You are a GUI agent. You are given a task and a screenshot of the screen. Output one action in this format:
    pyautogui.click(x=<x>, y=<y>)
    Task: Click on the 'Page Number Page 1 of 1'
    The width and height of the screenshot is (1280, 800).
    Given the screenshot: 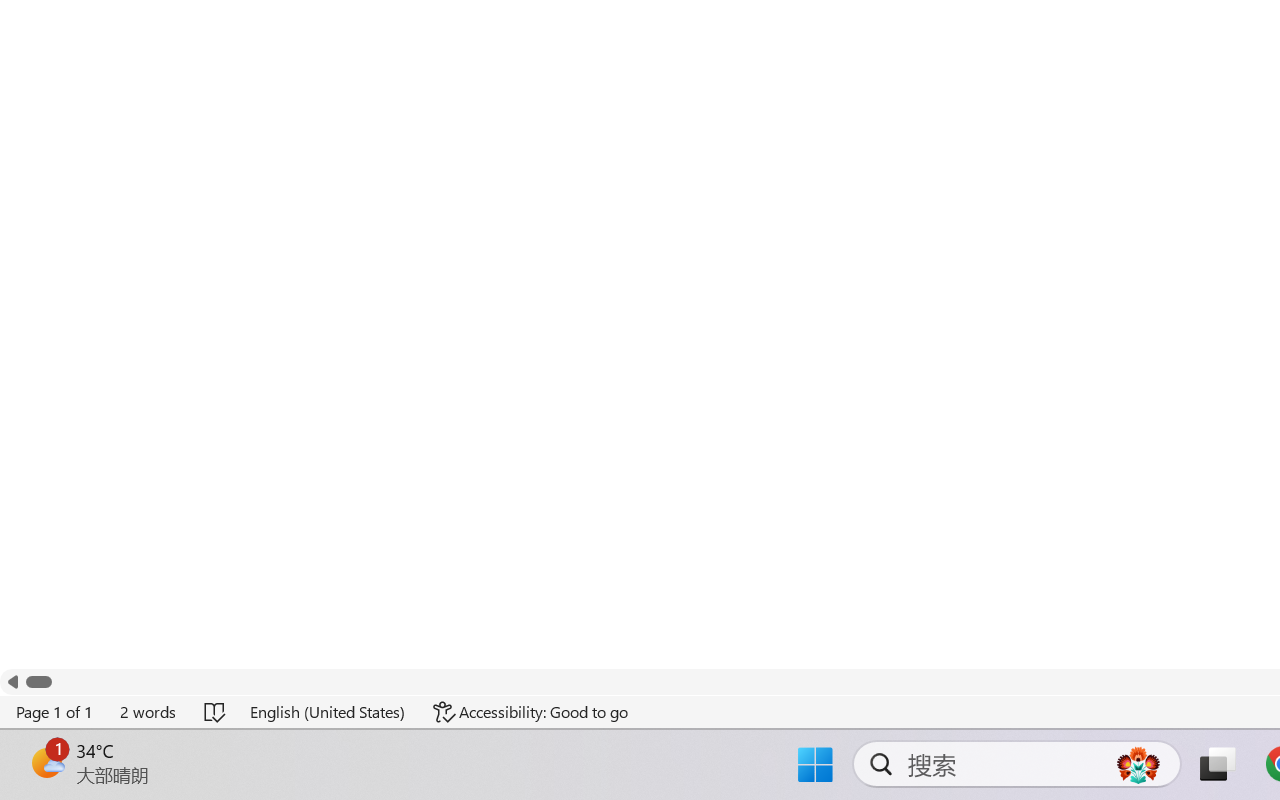 What is the action you would take?
    pyautogui.click(x=55, y=711)
    